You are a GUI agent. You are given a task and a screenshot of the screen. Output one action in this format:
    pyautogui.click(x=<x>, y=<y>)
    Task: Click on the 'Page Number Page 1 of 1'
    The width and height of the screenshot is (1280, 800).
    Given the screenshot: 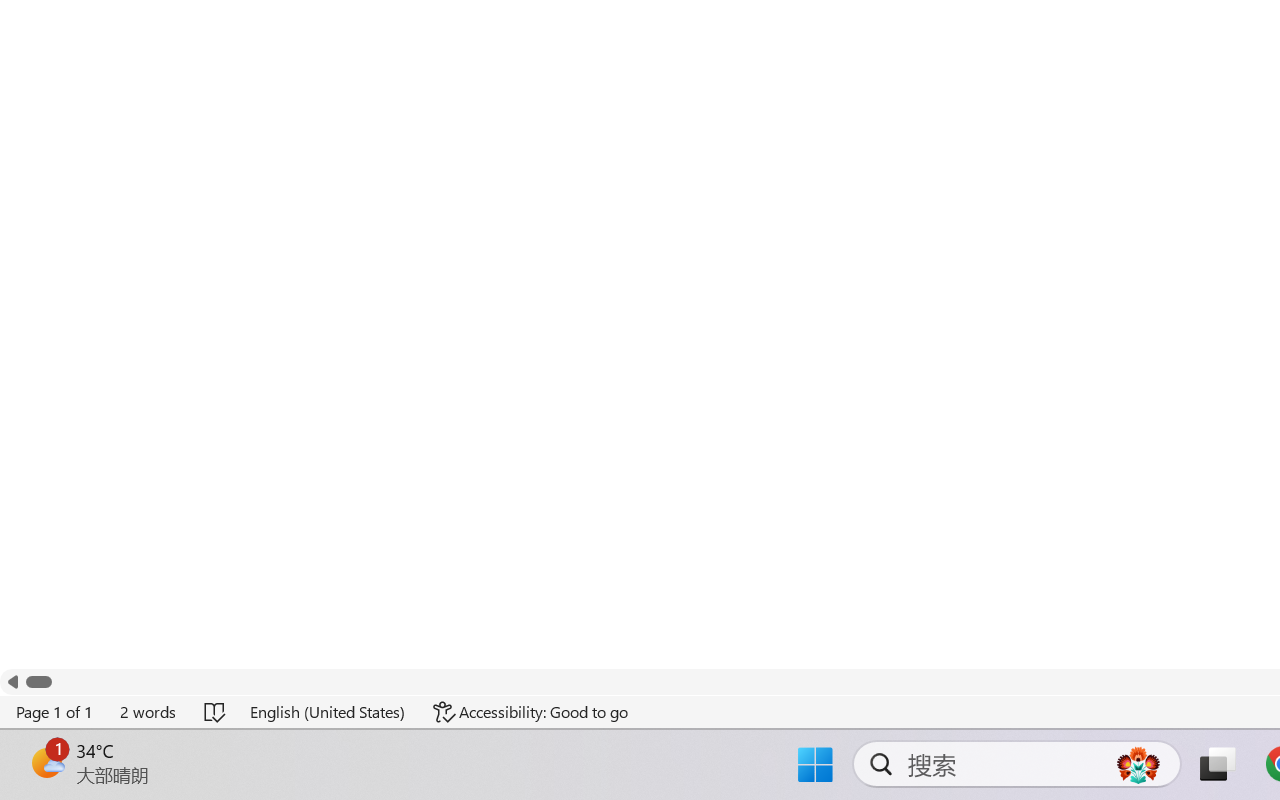 What is the action you would take?
    pyautogui.click(x=55, y=711)
    